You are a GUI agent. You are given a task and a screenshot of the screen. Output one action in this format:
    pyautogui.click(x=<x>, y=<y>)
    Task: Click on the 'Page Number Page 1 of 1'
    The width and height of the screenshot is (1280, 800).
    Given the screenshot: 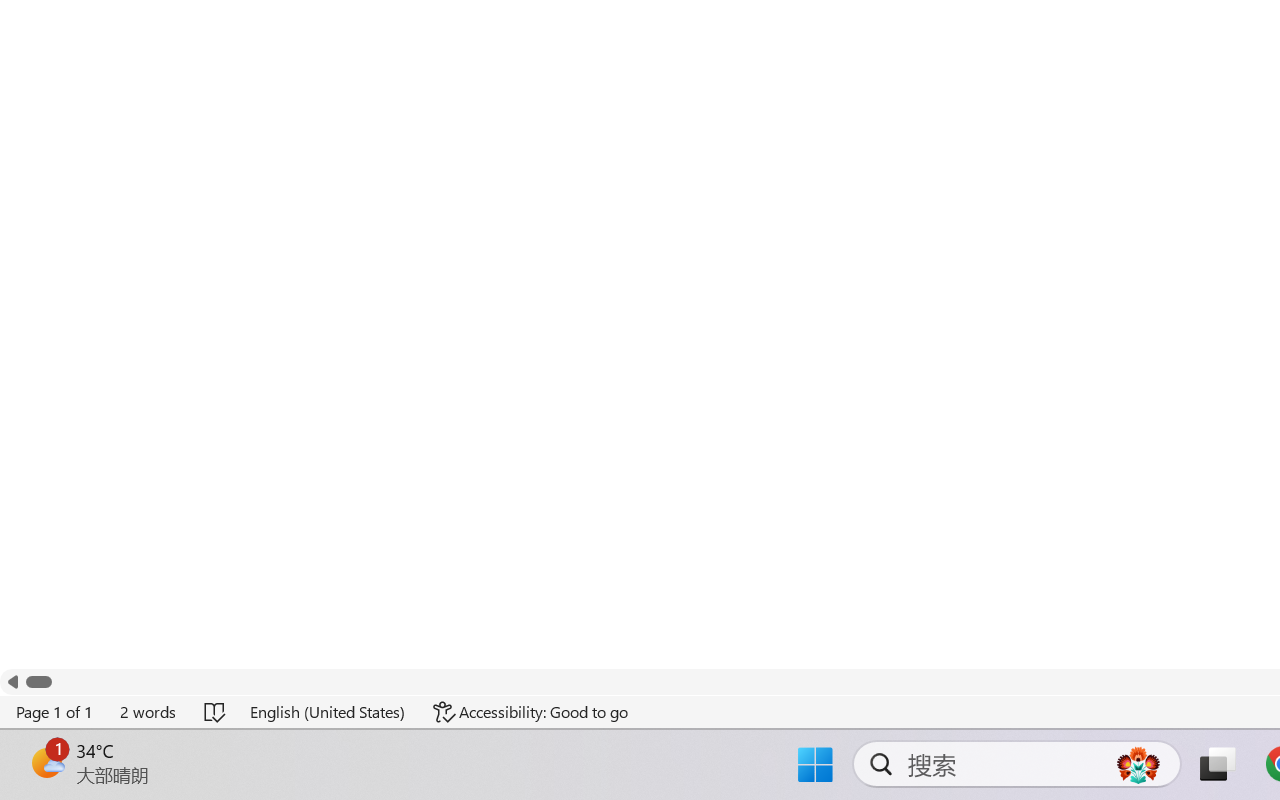 What is the action you would take?
    pyautogui.click(x=55, y=711)
    